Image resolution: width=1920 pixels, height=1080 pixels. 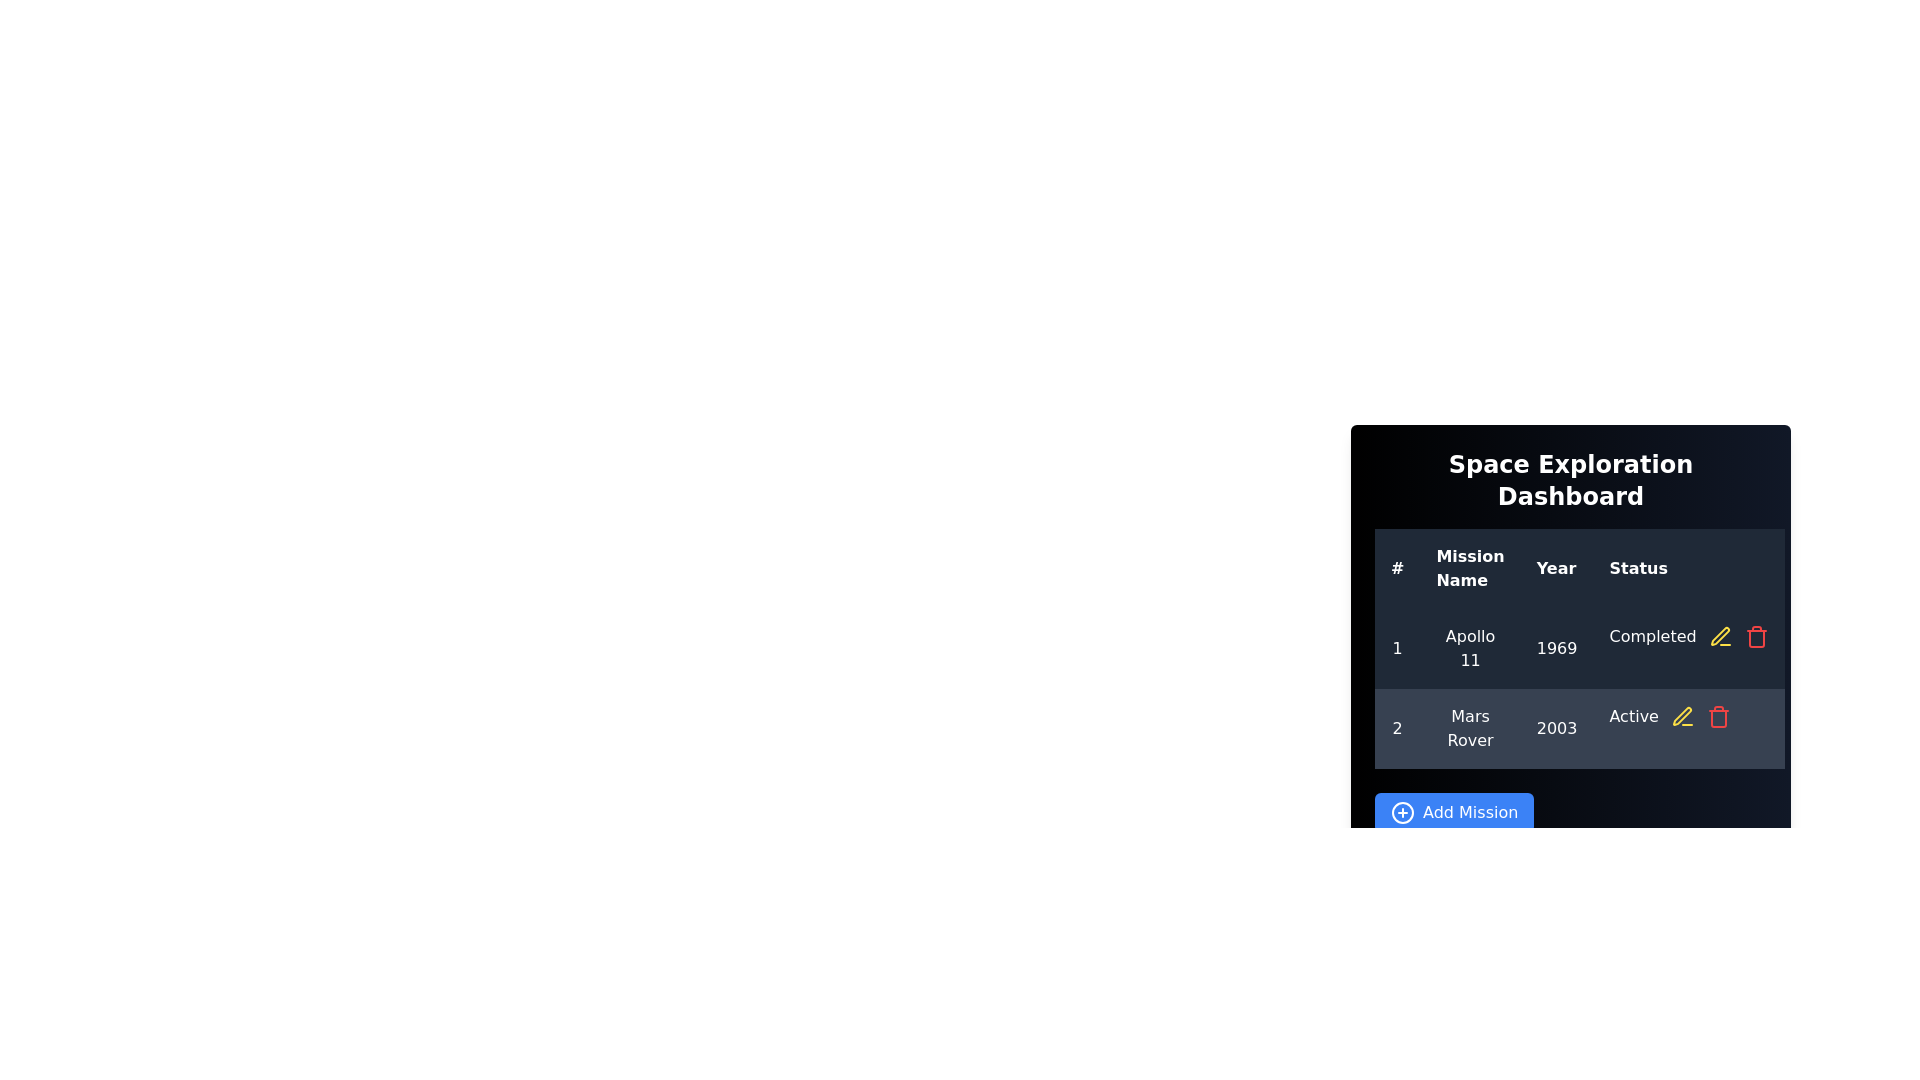 What do you see at coordinates (1719, 636) in the screenshot?
I see `the yellow pen icon in the 'Status' column of the second row (Mars Rover, 2003, Active) on the Space Exploration Dashboard to initiate editing` at bounding box center [1719, 636].